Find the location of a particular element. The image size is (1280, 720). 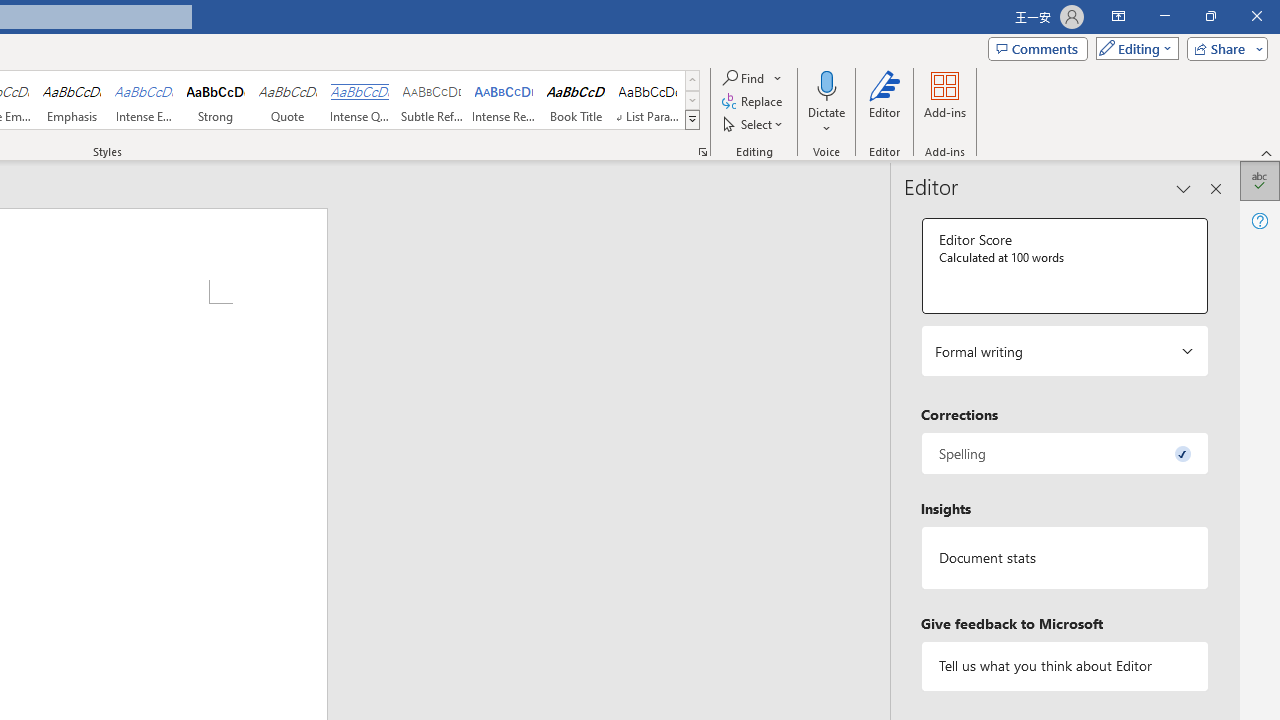

'Editor' is located at coordinates (884, 103).